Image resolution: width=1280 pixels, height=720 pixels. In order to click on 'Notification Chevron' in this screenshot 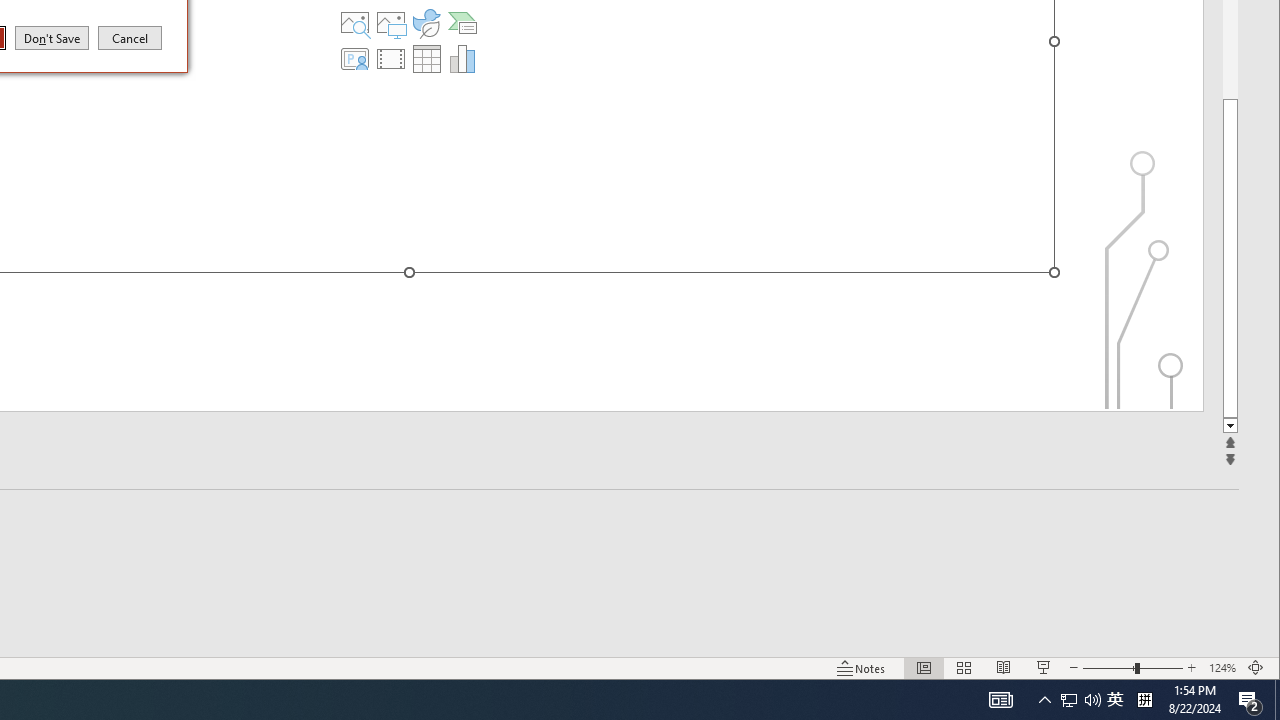, I will do `click(1044, 698)`.